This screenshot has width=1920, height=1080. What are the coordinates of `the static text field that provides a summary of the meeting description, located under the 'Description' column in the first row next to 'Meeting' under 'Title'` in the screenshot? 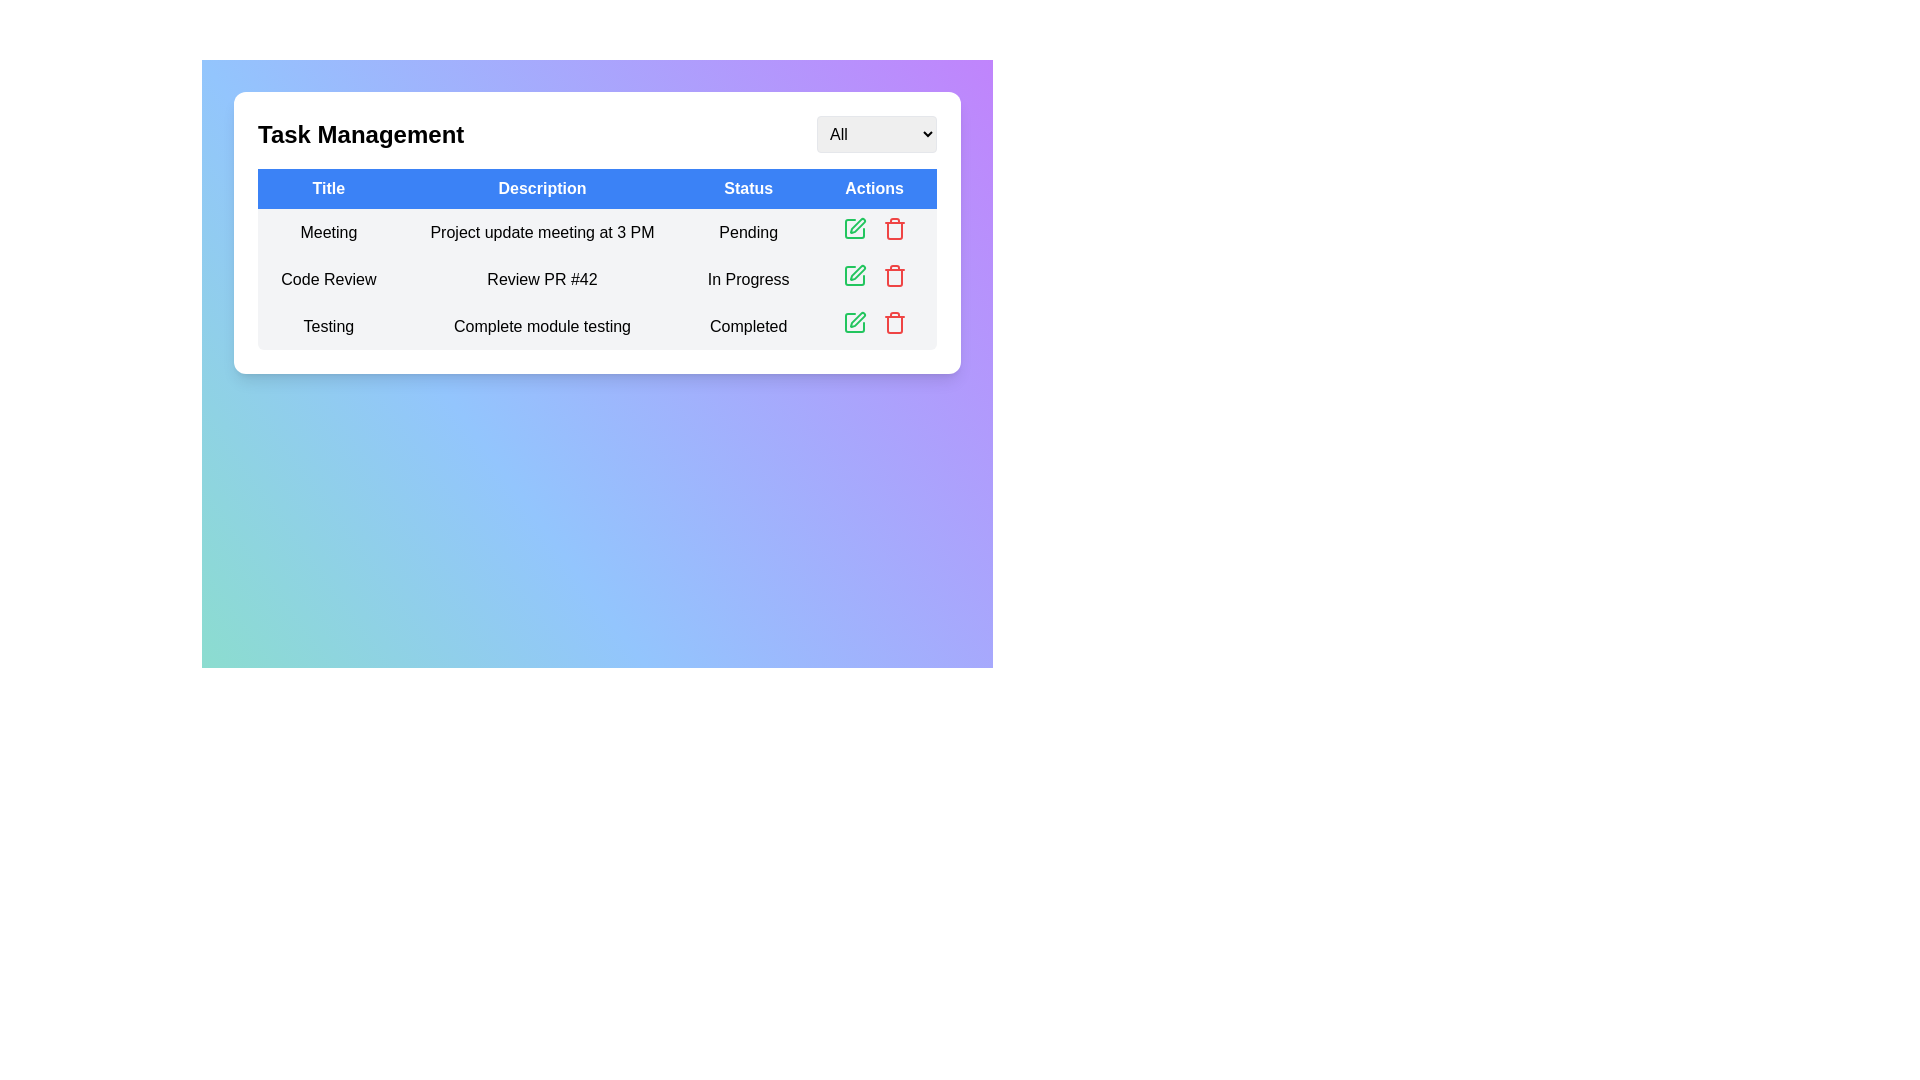 It's located at (542, 231).